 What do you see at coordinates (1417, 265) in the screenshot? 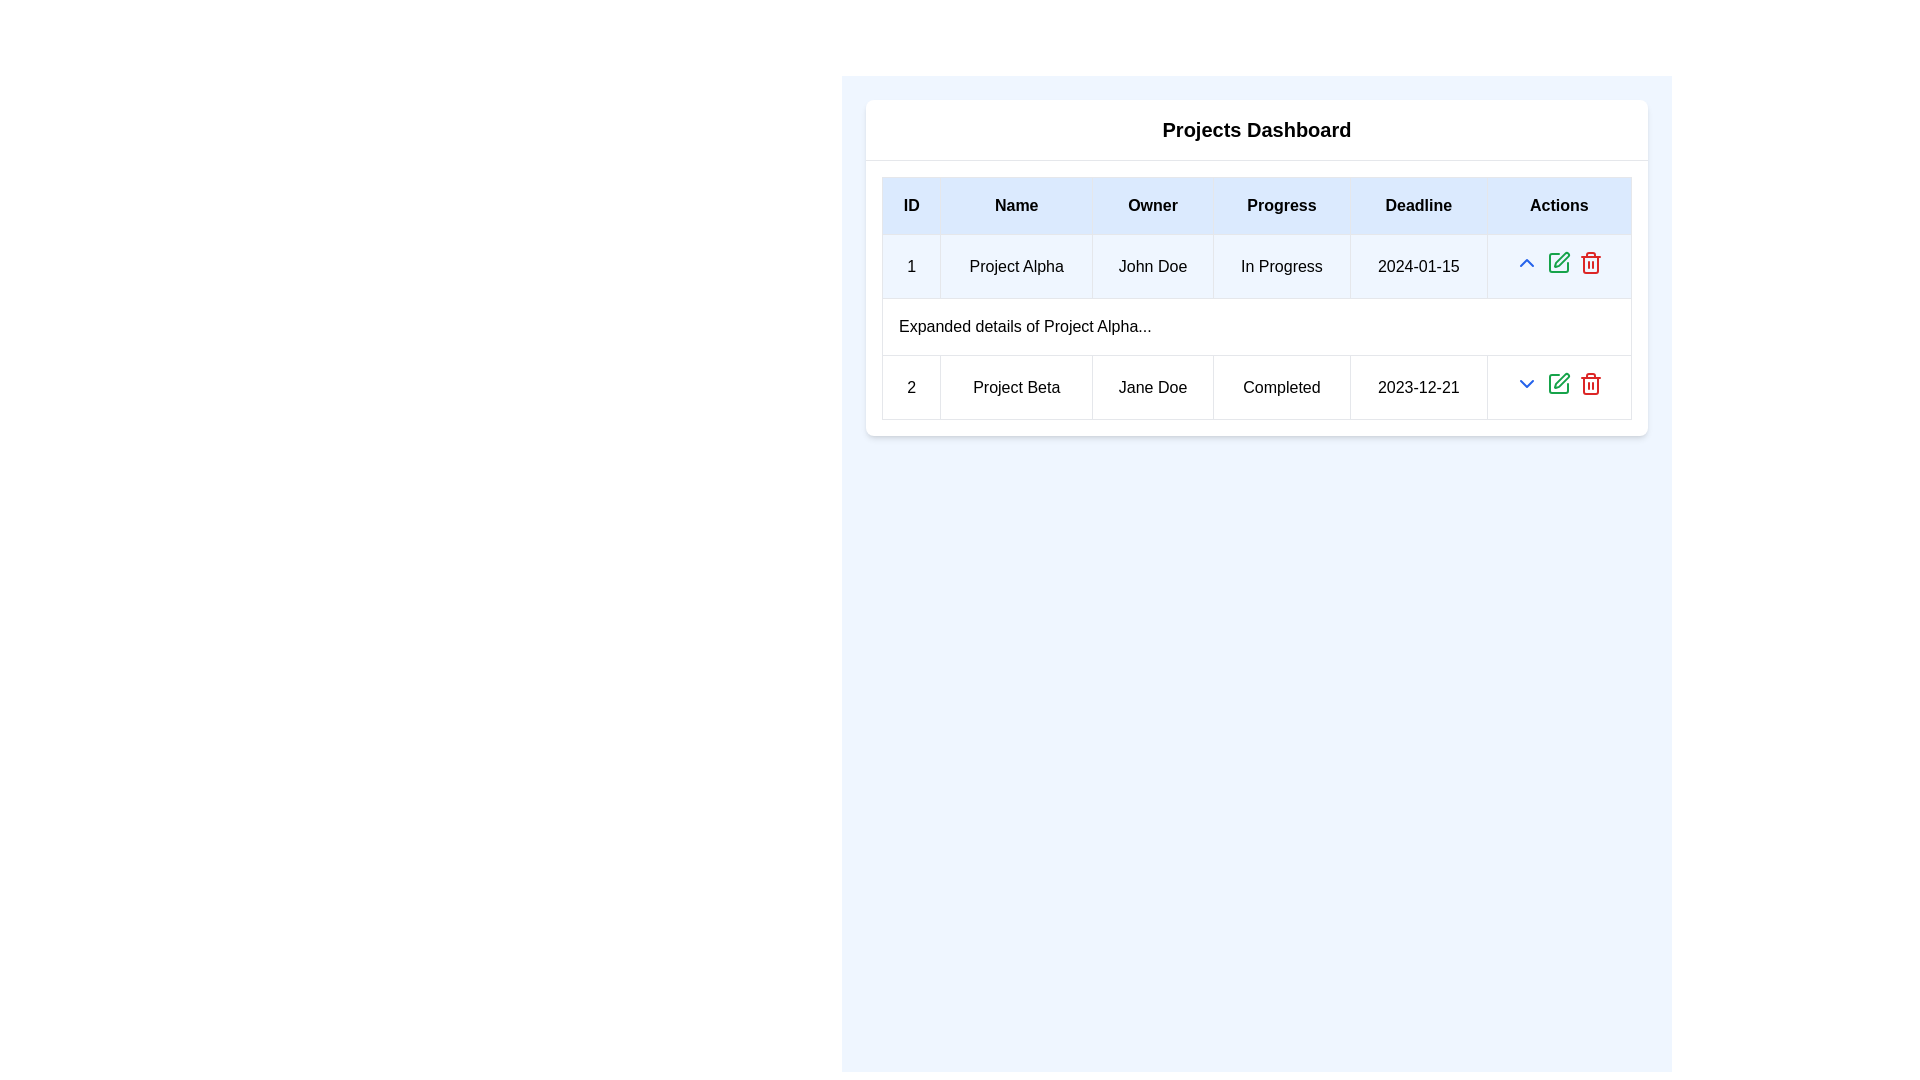
I see `the text label displaying the date '2024-01-15' in the 'Deadline' column of the data table` at bounding box center [1417, 265].